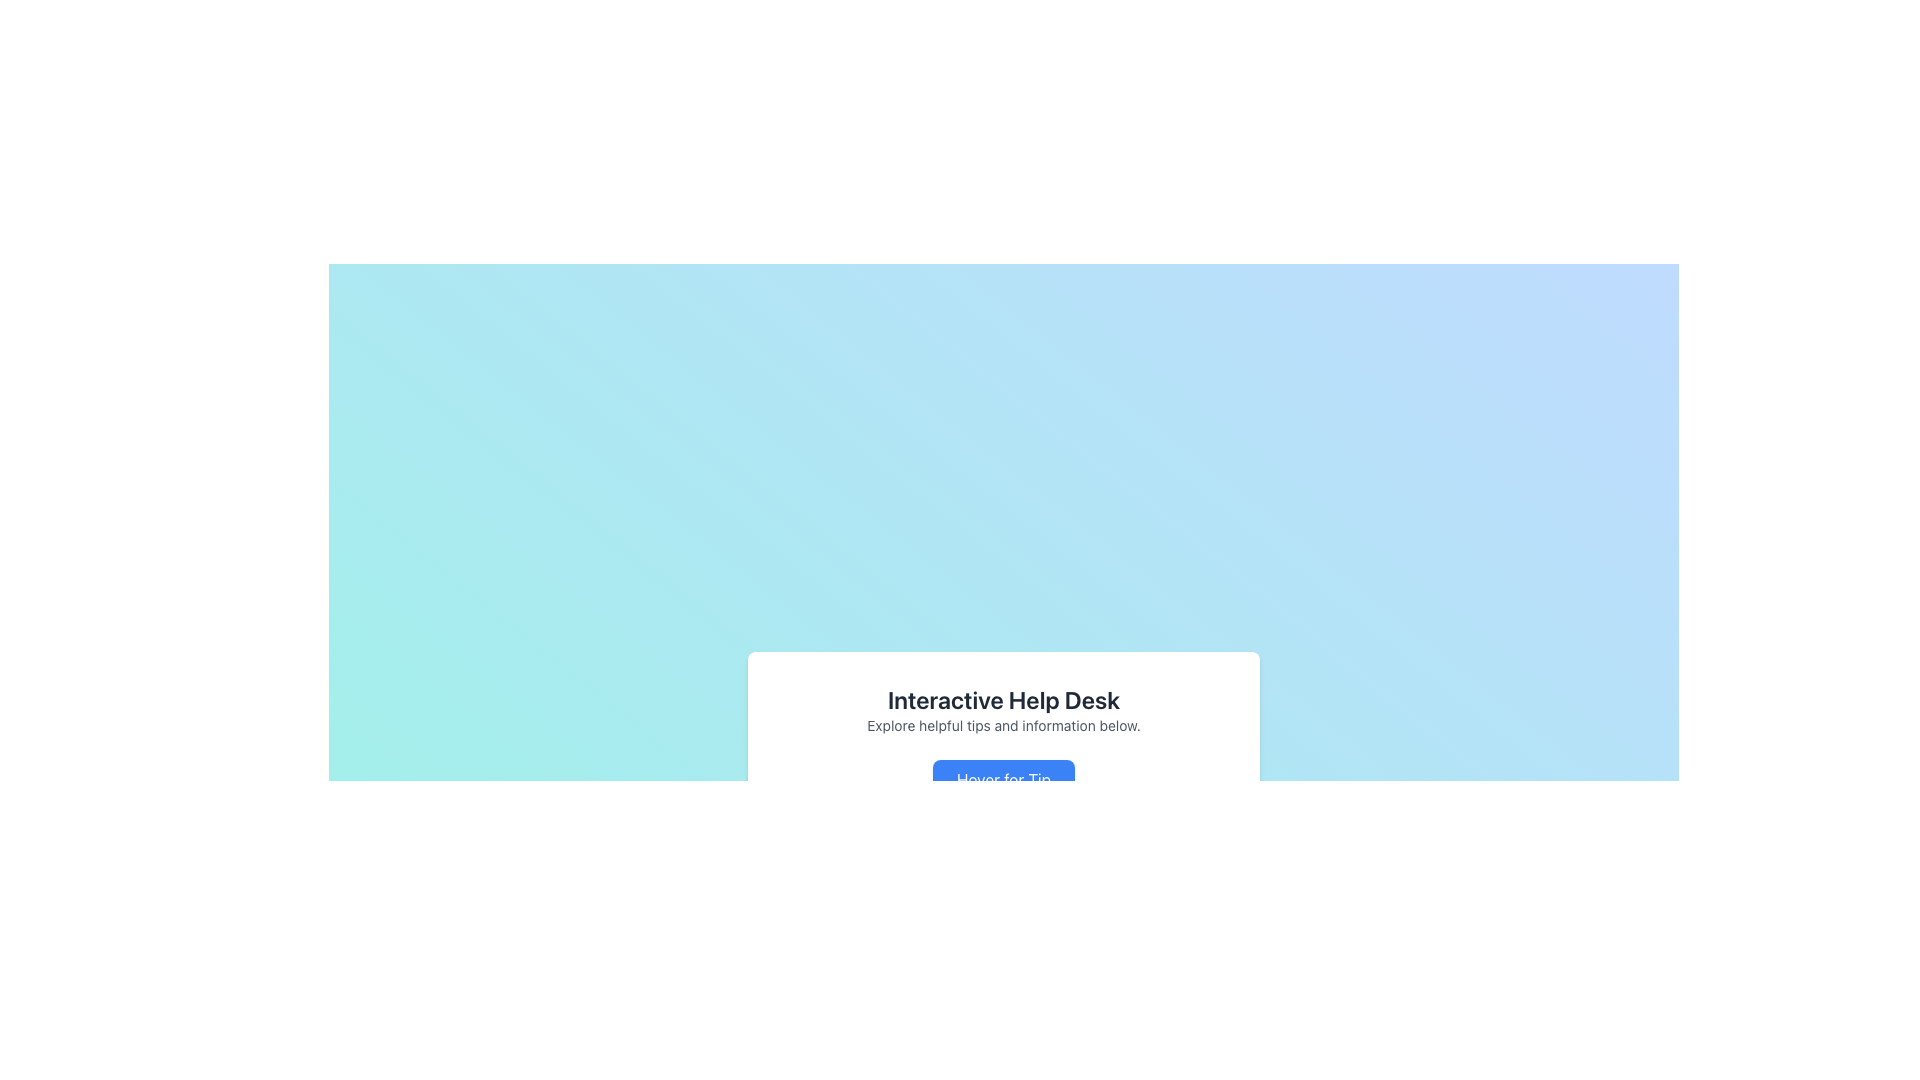 The image size is (1920, 1080). Describe the element at coordinates (1003, 778) in the screenshot. I see `the interactive help button located in the white panel of the help desk interface, positioned below the title text 'Interactive Help Desk'` at that location.